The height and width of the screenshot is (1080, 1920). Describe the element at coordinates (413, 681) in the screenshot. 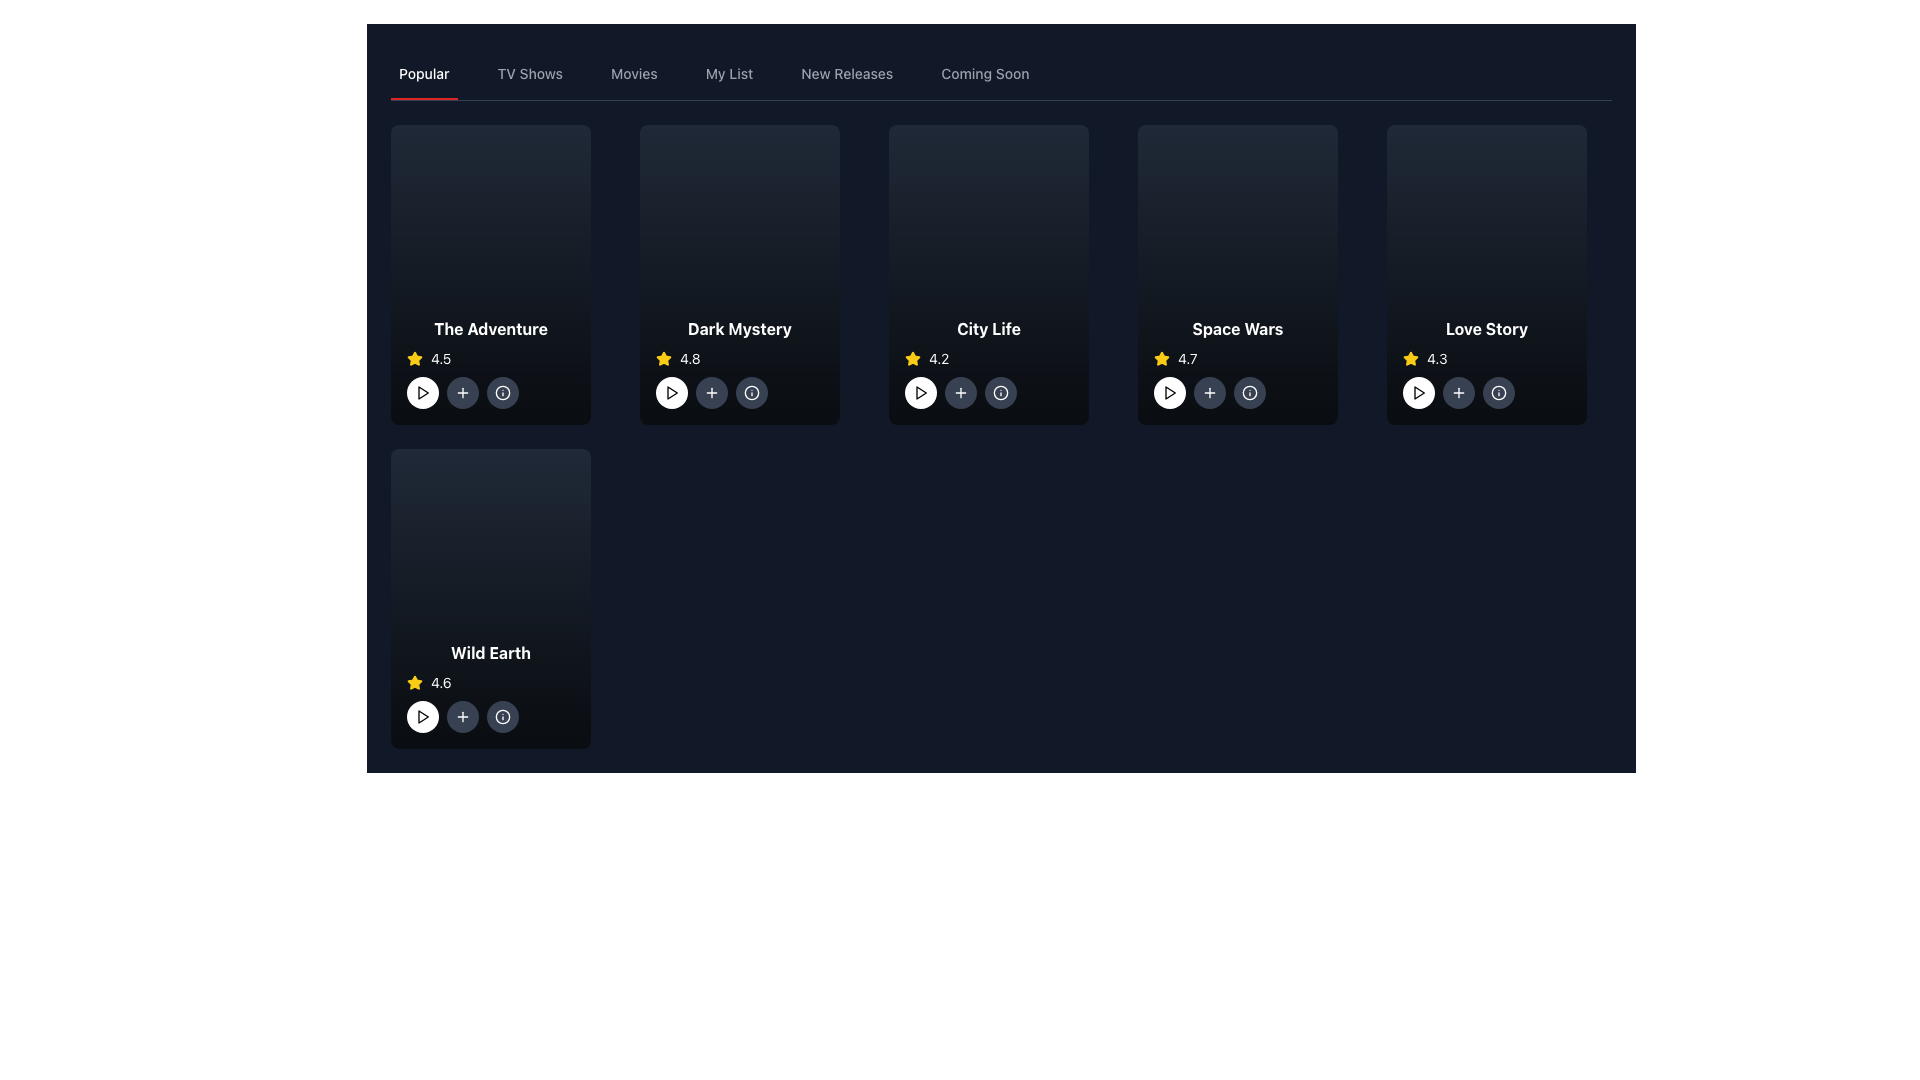

I see `the rating icon representing a positive rating for the media item located in the lower-left corner of the 'Wild Earth' card` at that location.